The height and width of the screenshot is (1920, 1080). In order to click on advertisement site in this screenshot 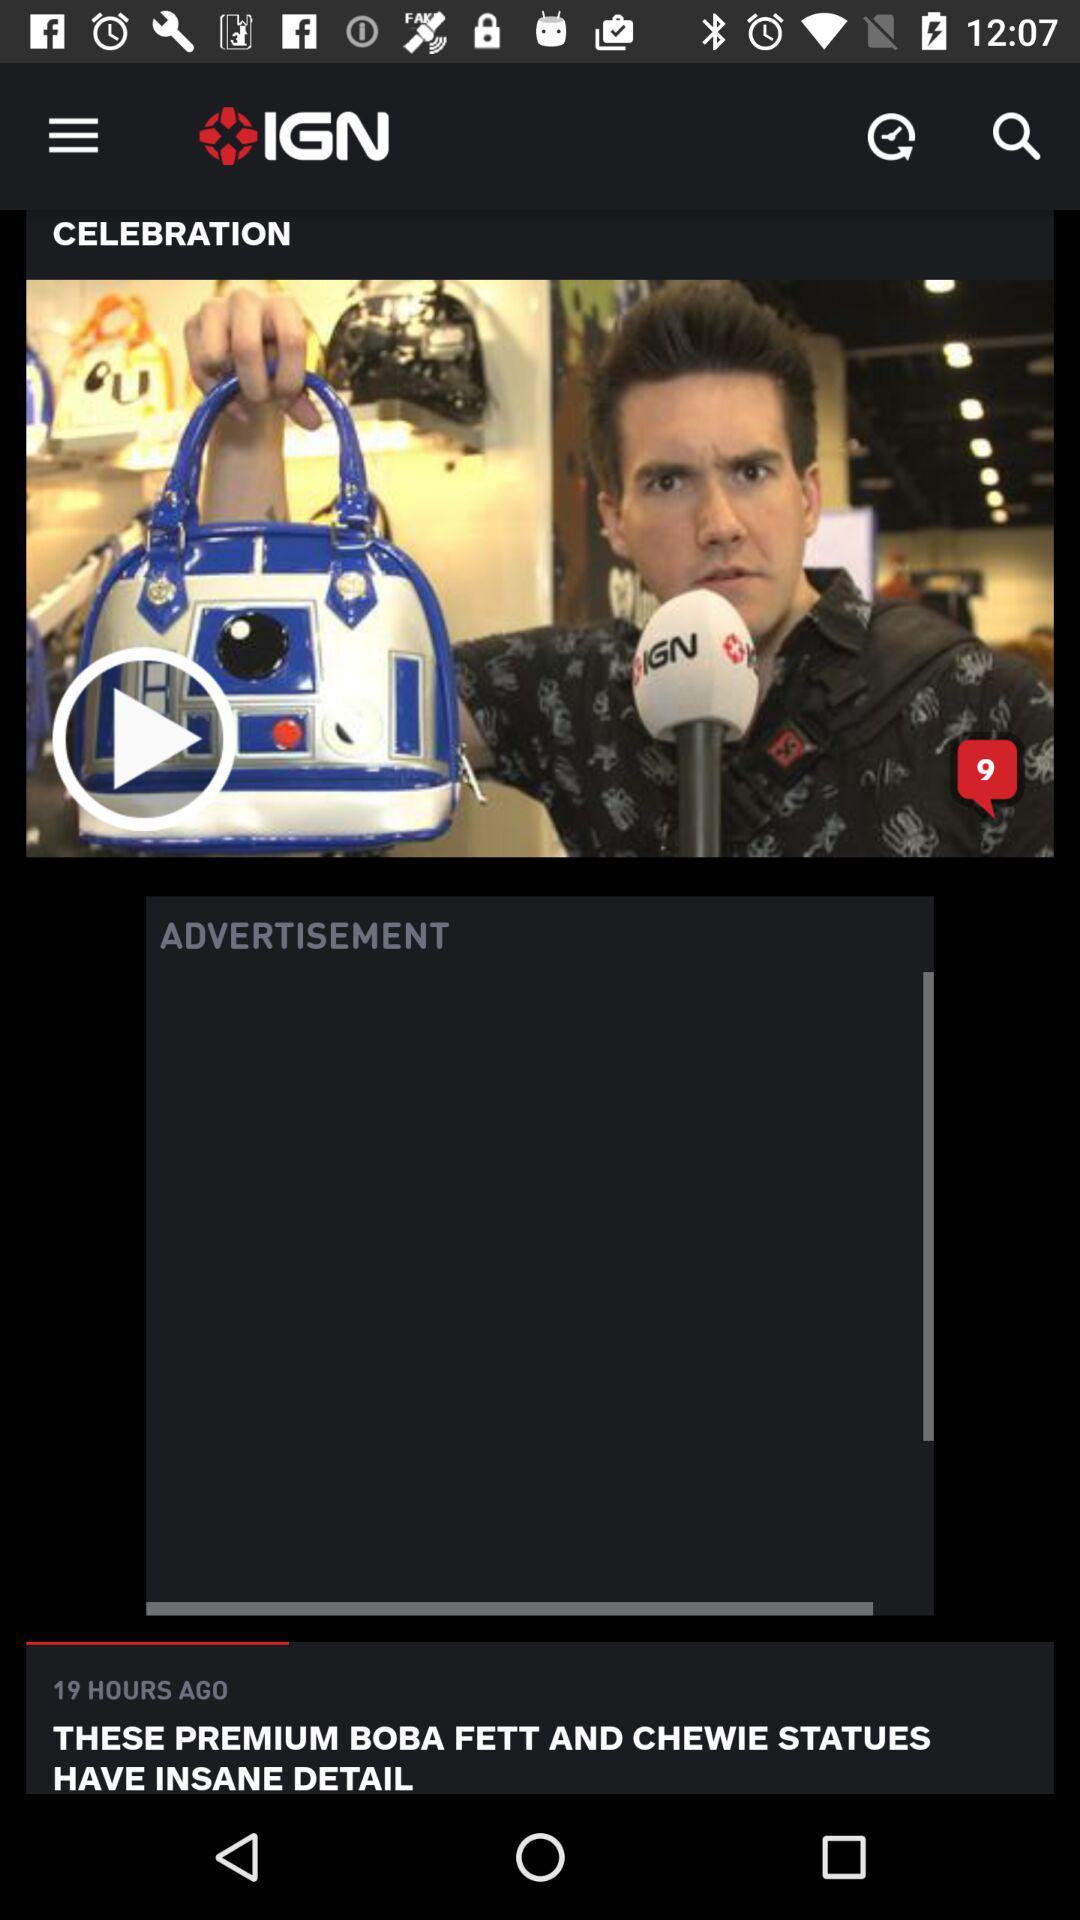, I will do `click(540, 1293)`.